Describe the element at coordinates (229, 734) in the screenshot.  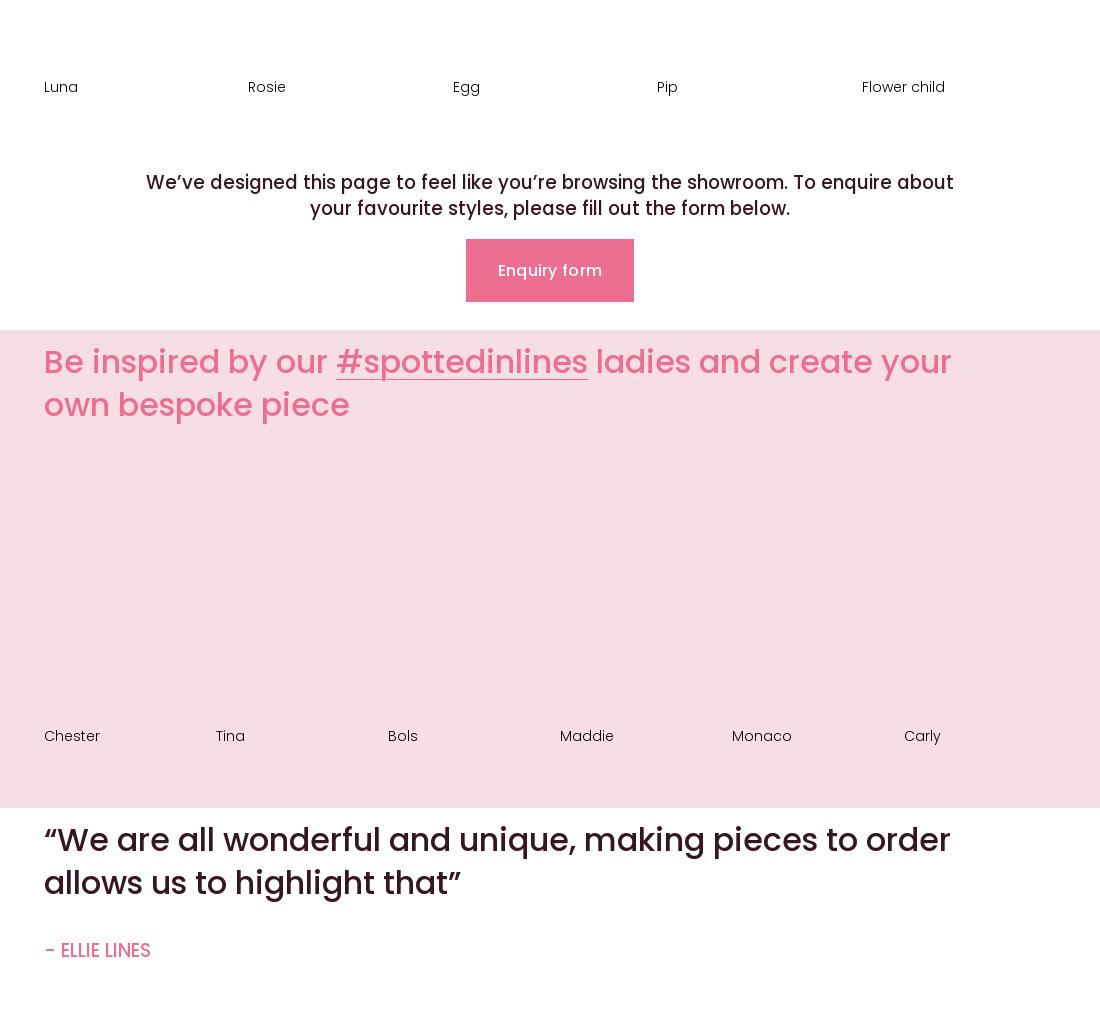
I see `'Tina'` at that location.